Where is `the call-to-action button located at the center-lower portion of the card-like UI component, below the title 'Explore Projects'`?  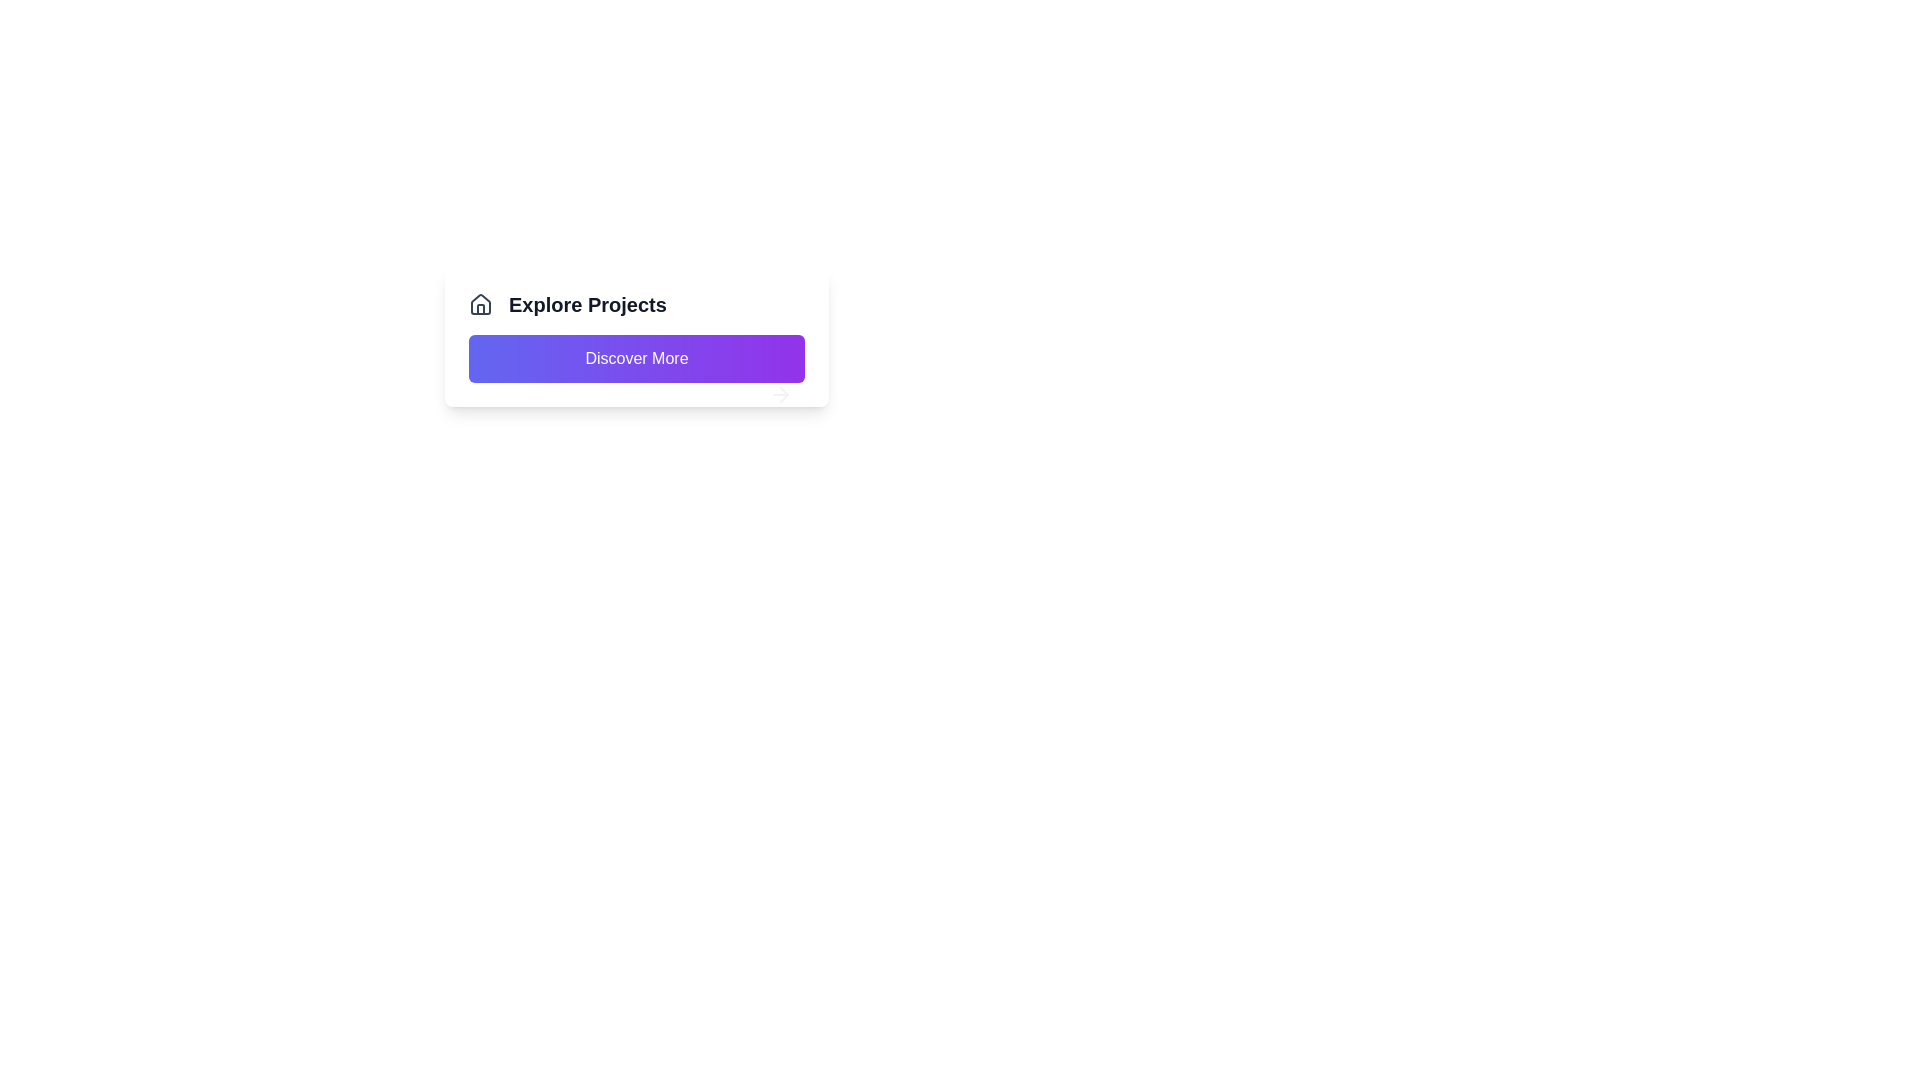 the call-to-action button located at the center-lower portion of the card-like UI component, below the title 'Explore Projects' is located at coordinates (636, 357).